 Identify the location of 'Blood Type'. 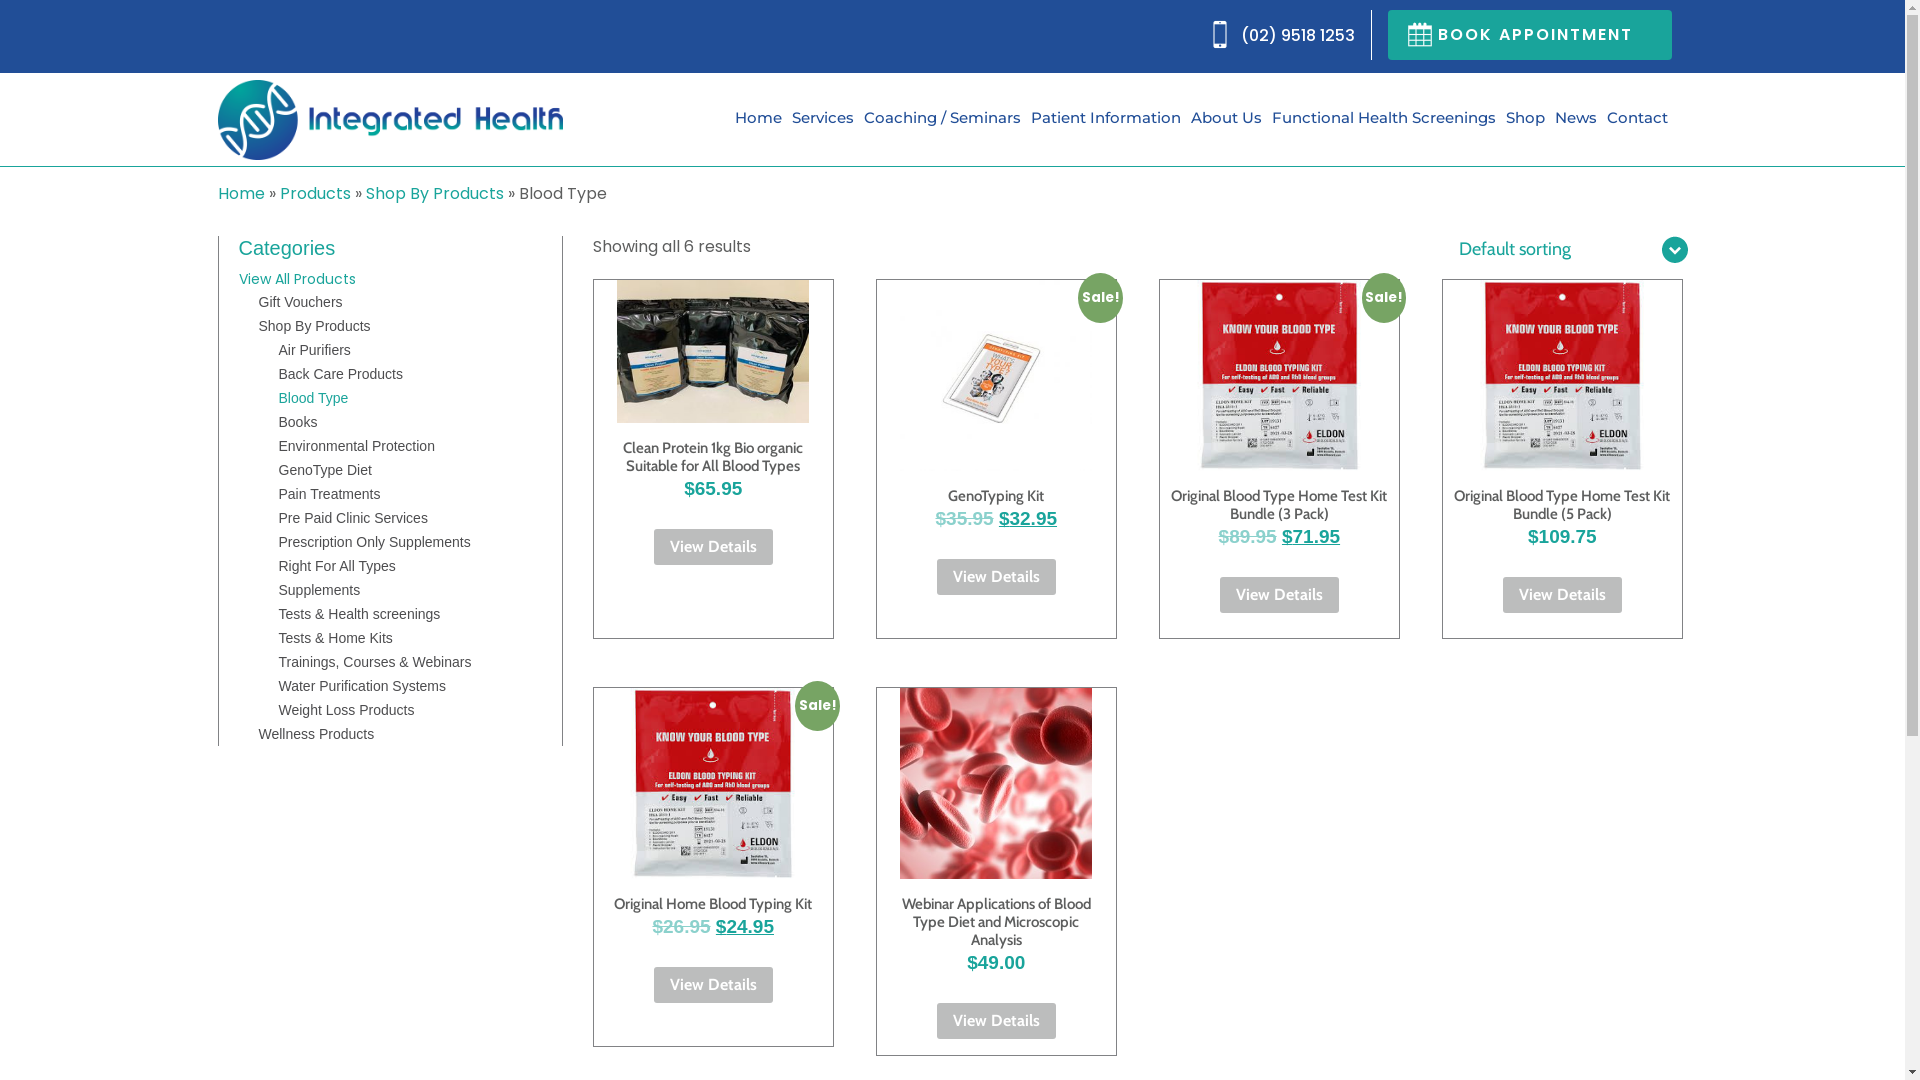
(311, 397).